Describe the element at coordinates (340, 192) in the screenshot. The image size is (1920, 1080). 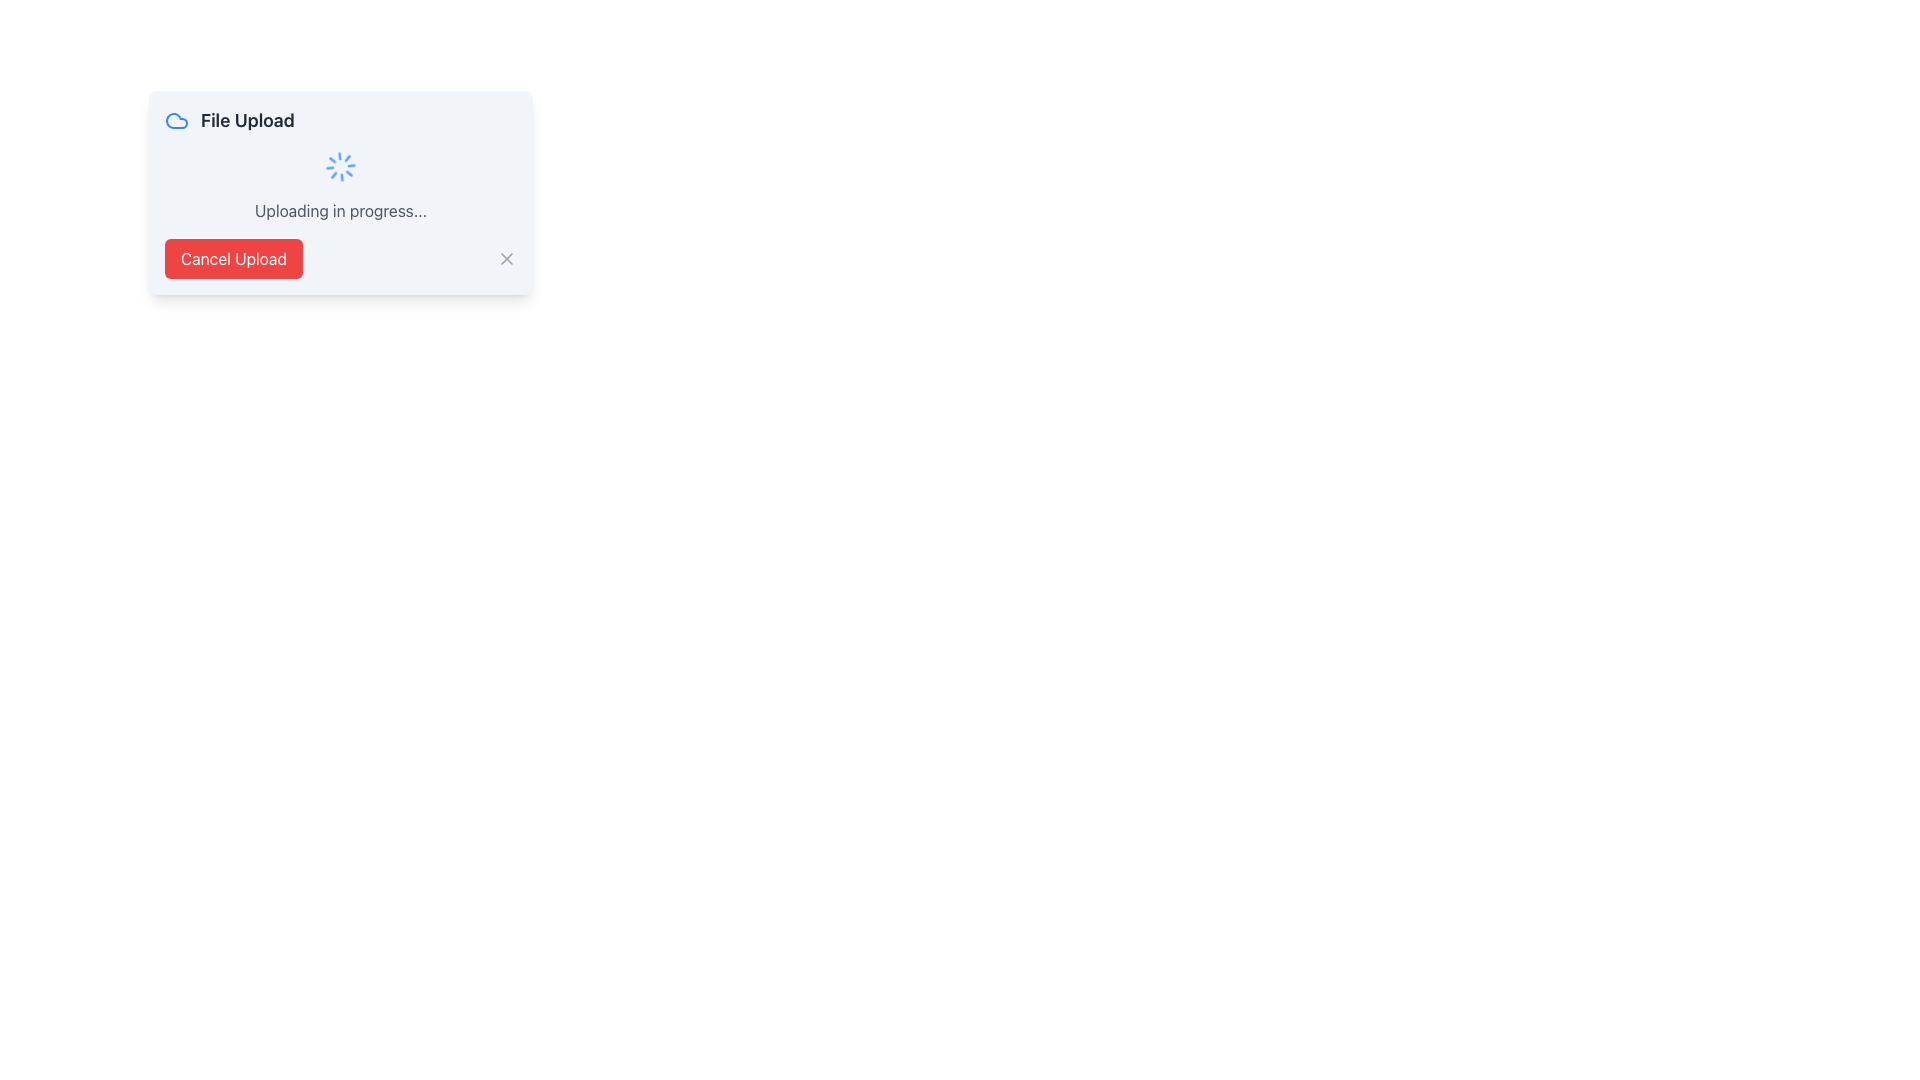
I see `the spinning loader animation displayed in the notification modal dialog indicating the status of a file upload operation` at that location.